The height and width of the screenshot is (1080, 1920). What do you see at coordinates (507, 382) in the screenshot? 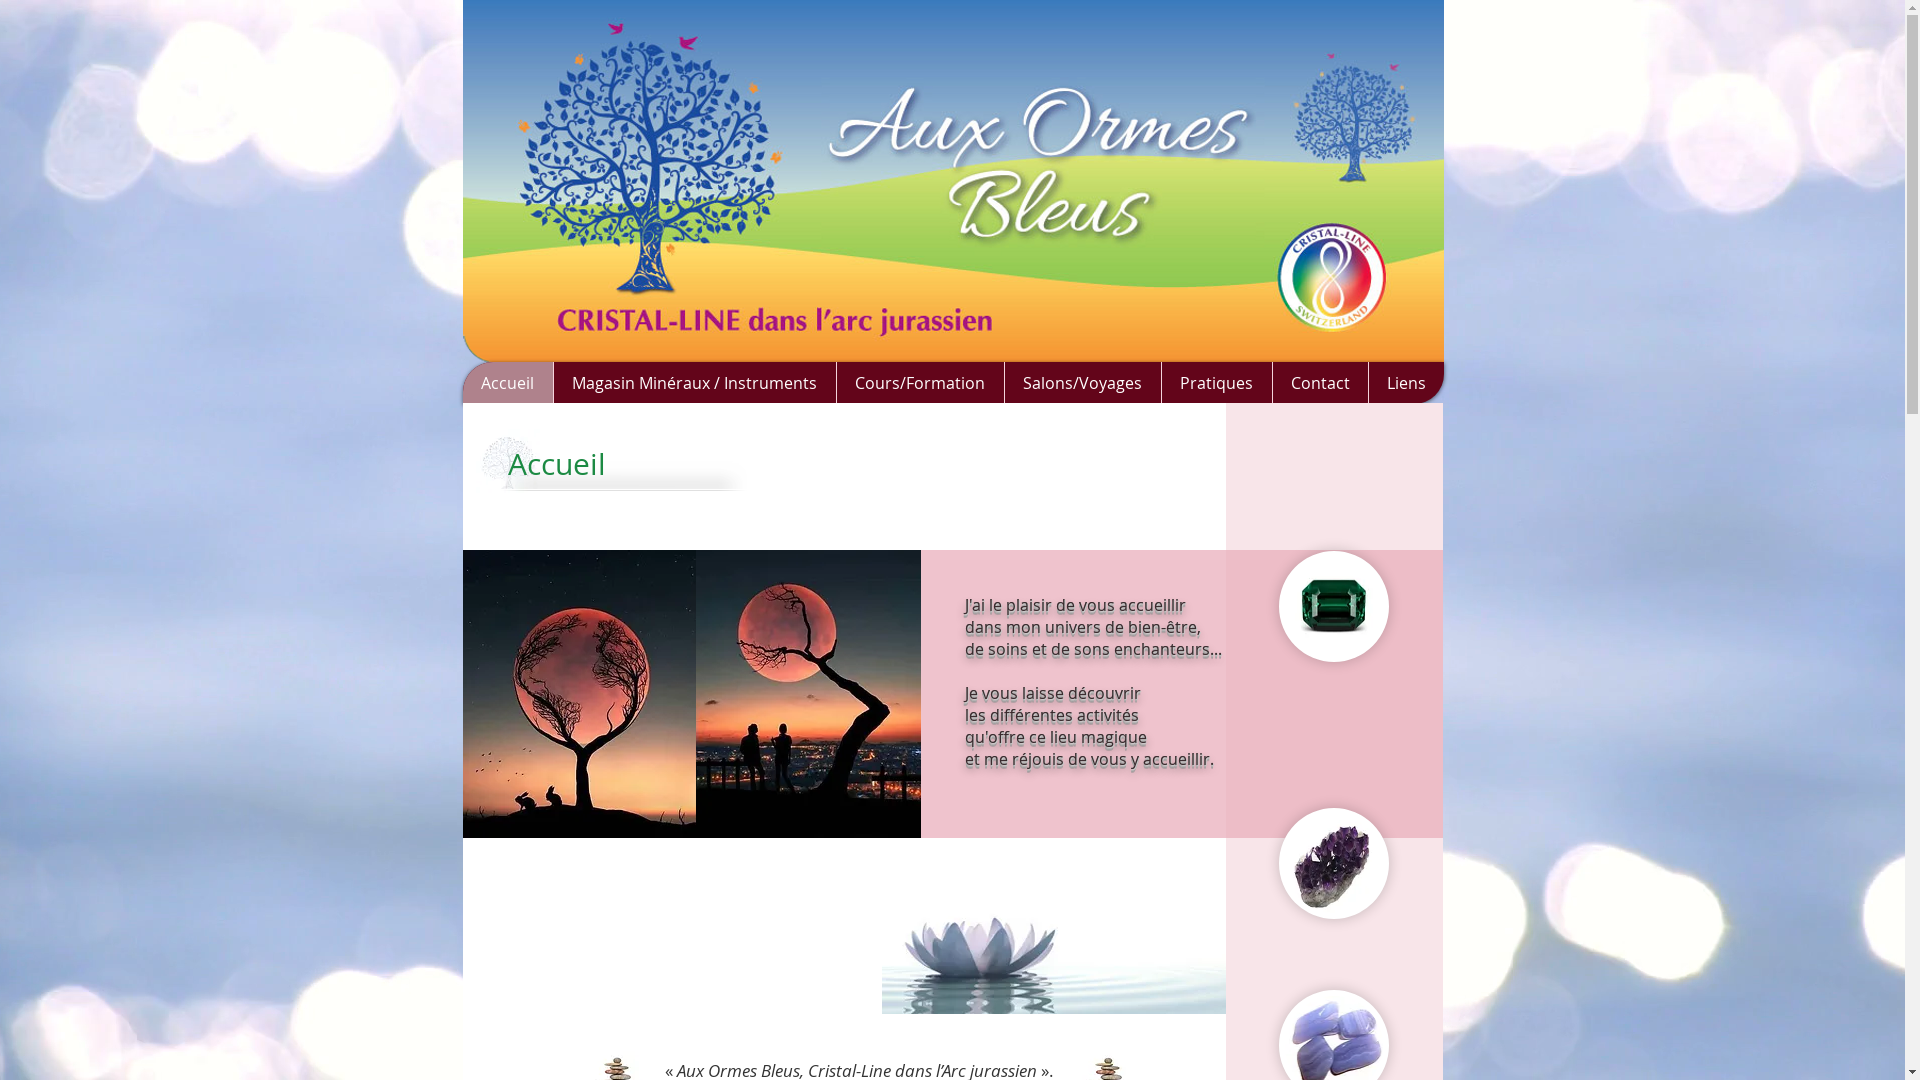
I see `'Accueil'` at bounding box center [507, 382].